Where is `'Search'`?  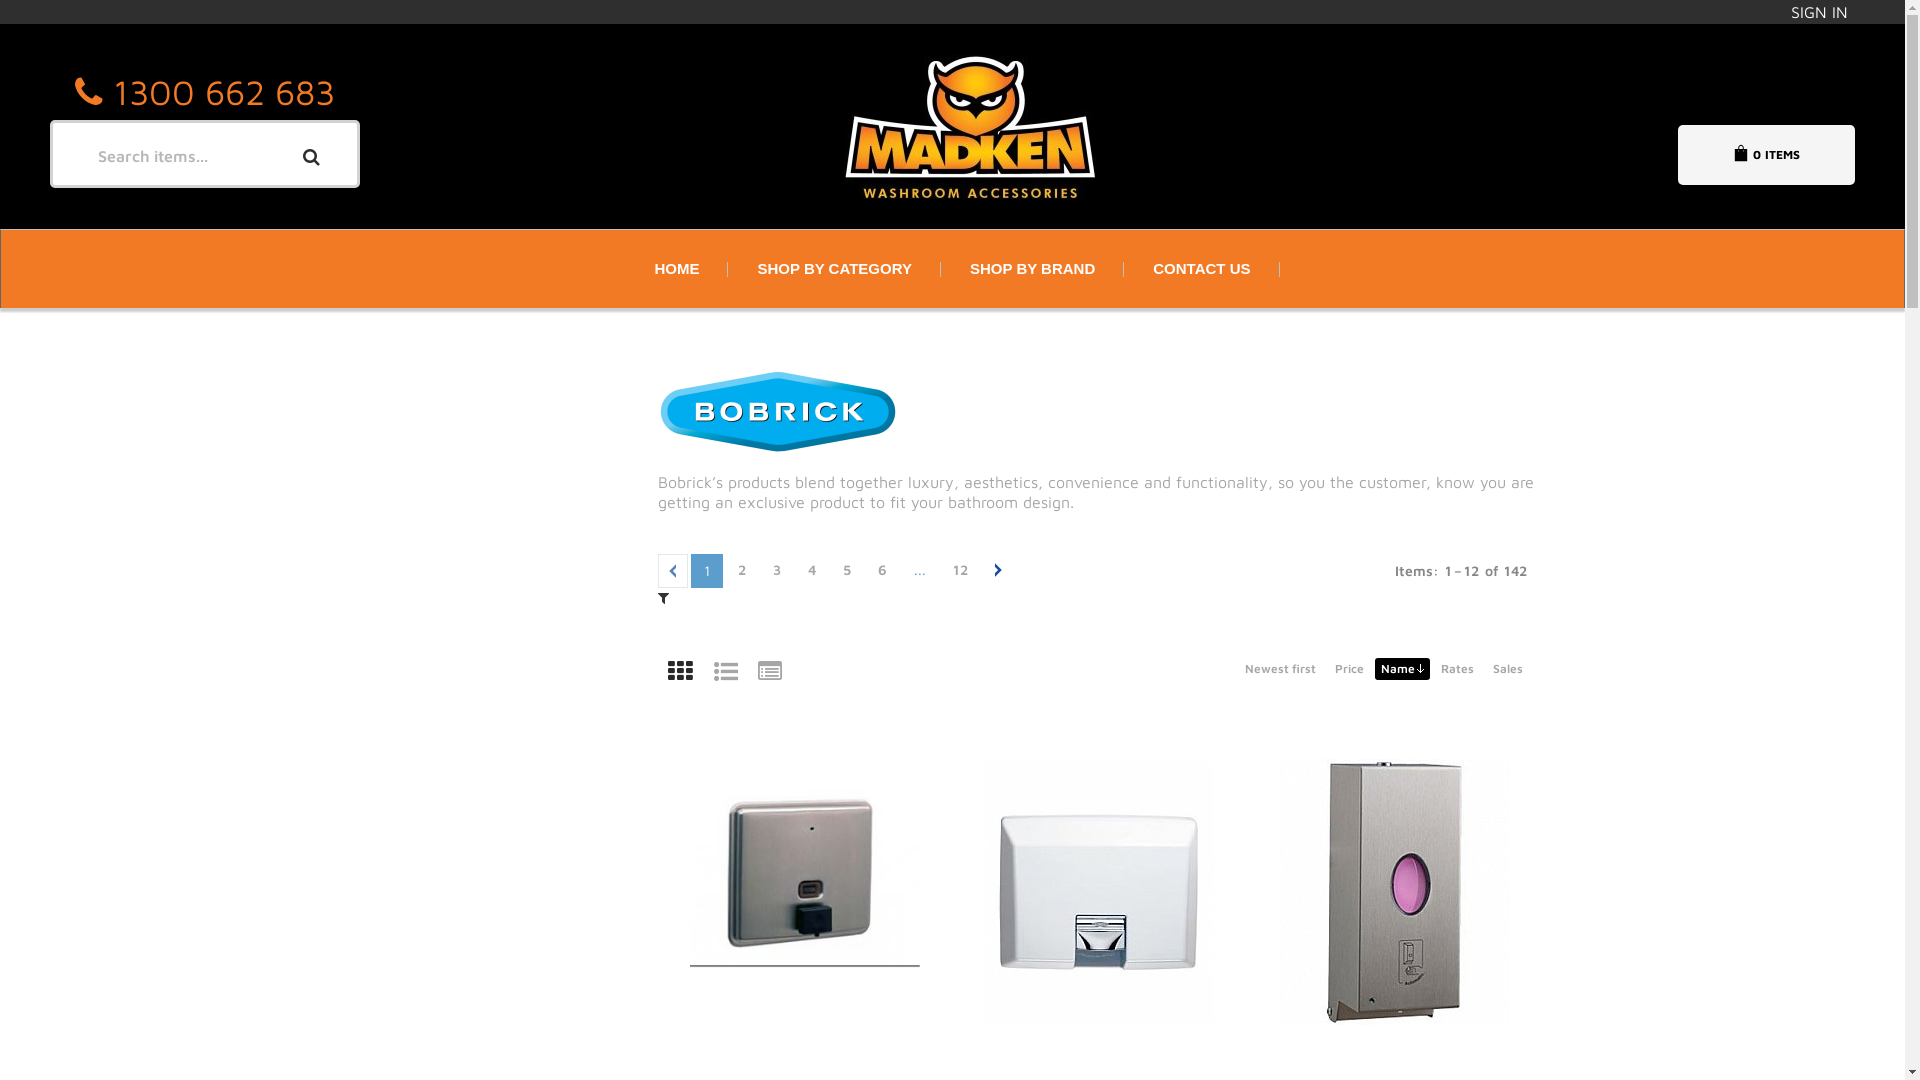
'Search' is located at coordinates (293, 151).